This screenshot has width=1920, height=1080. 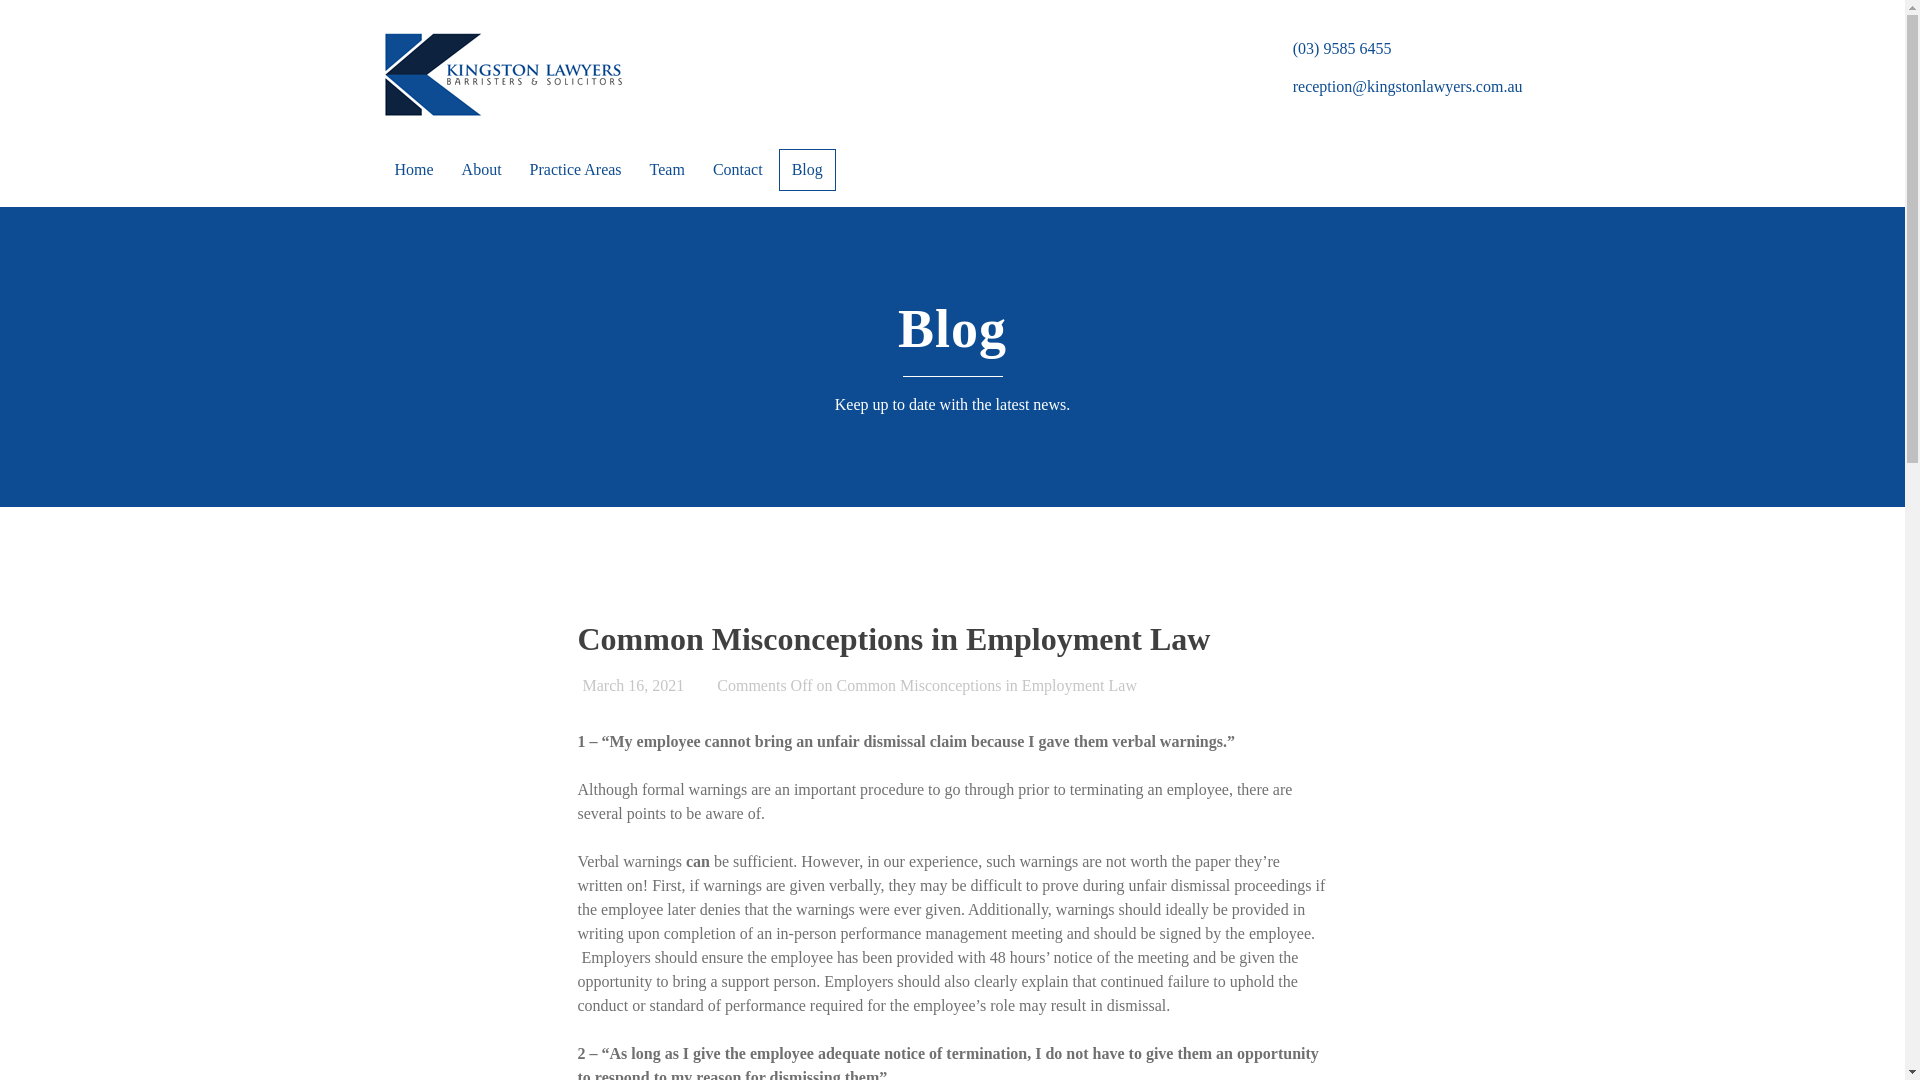 What do you see at coordinates (667, 168) in the screenshot?
I see `'Team'` at bounding box center [667, 168].